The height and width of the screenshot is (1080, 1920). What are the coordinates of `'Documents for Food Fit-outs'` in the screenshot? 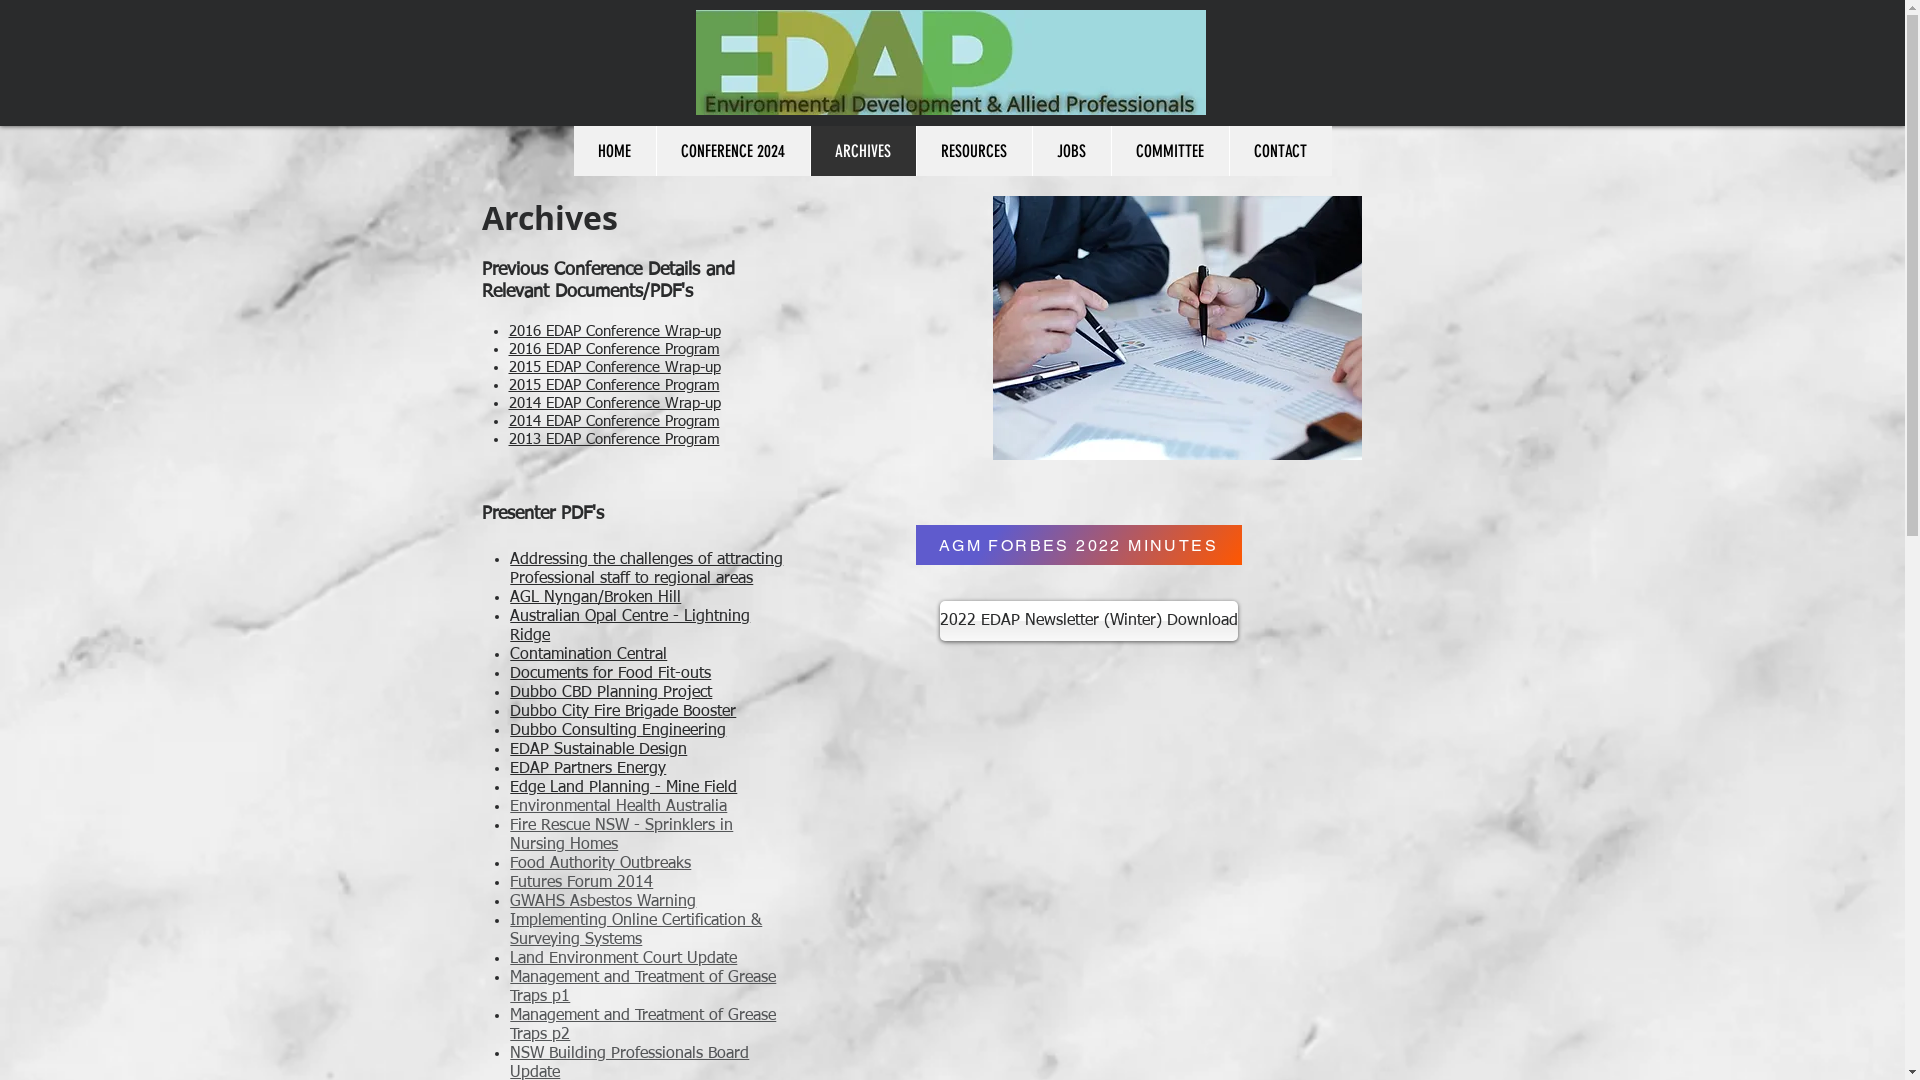 It's located at (609, 674).